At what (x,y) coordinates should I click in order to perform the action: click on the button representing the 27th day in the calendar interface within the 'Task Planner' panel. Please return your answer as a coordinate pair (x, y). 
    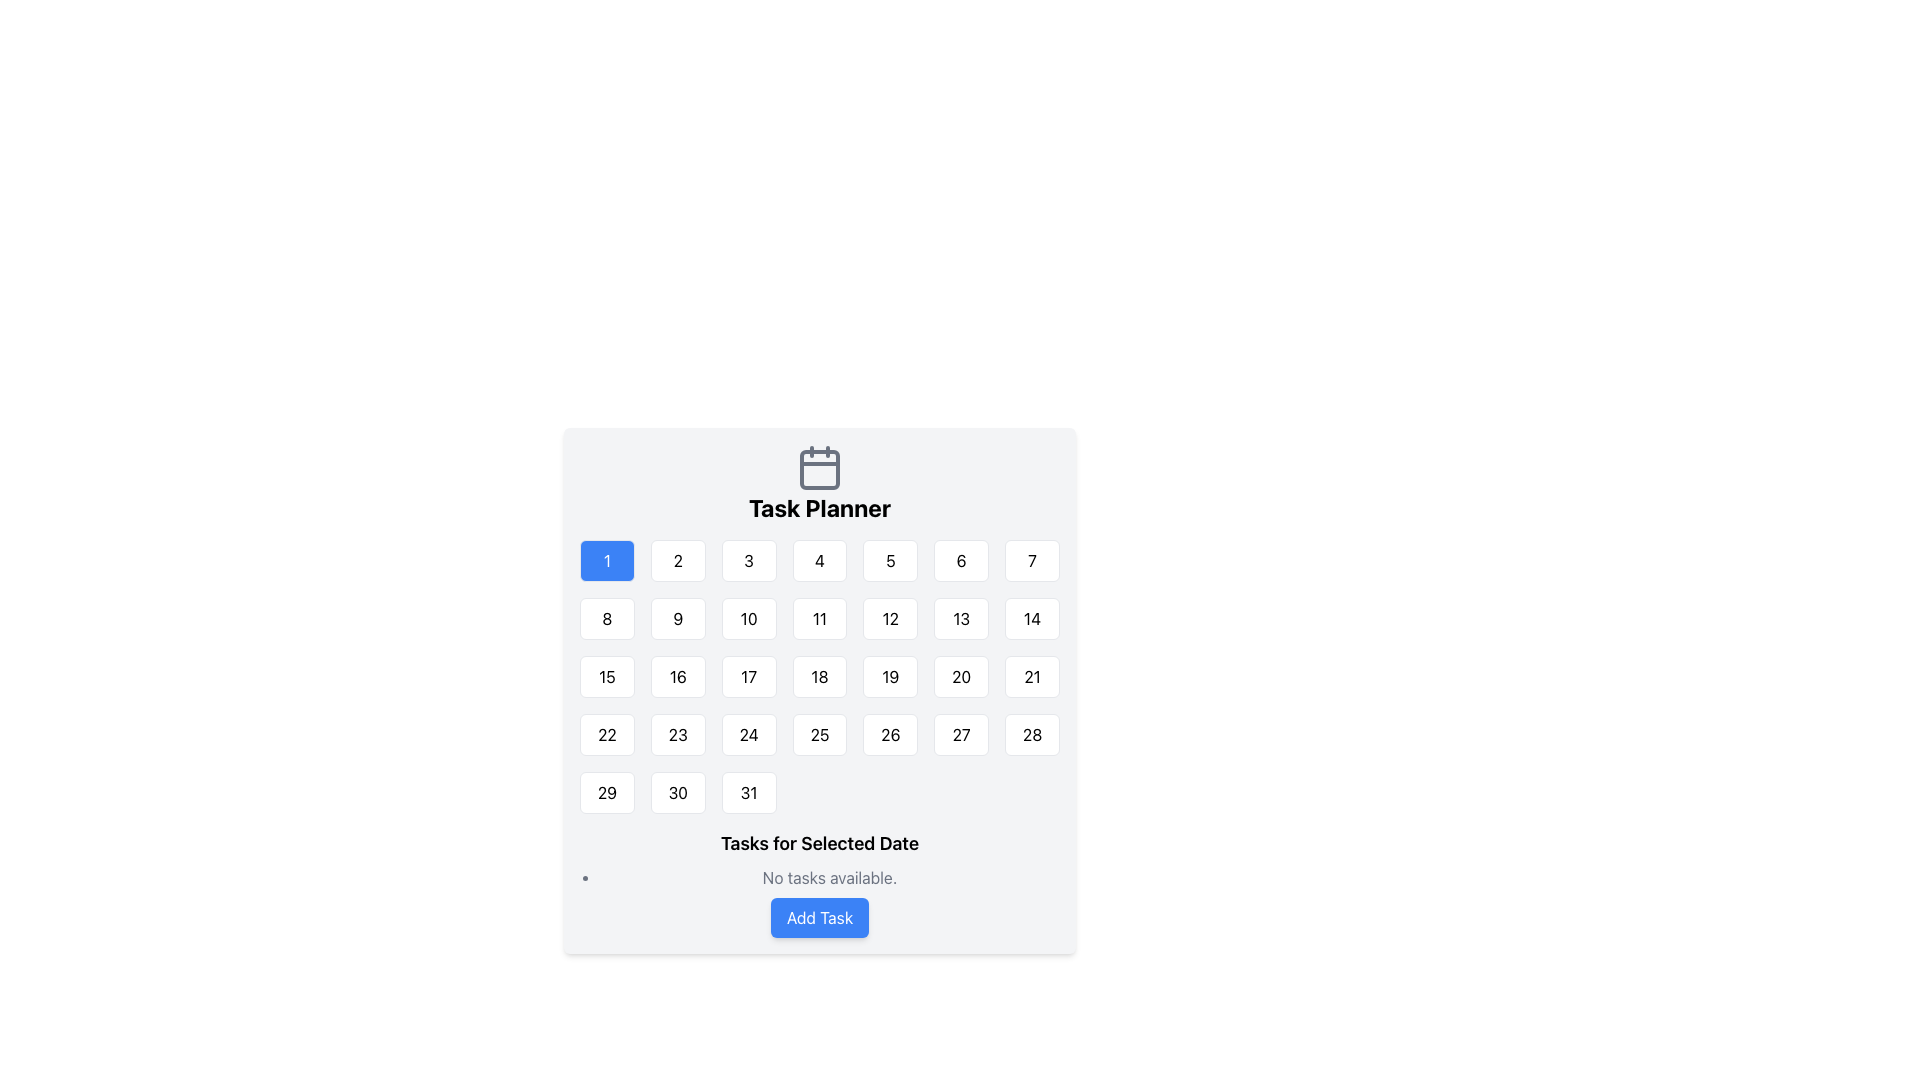
    Looking at the image, I should click on (961, 735).